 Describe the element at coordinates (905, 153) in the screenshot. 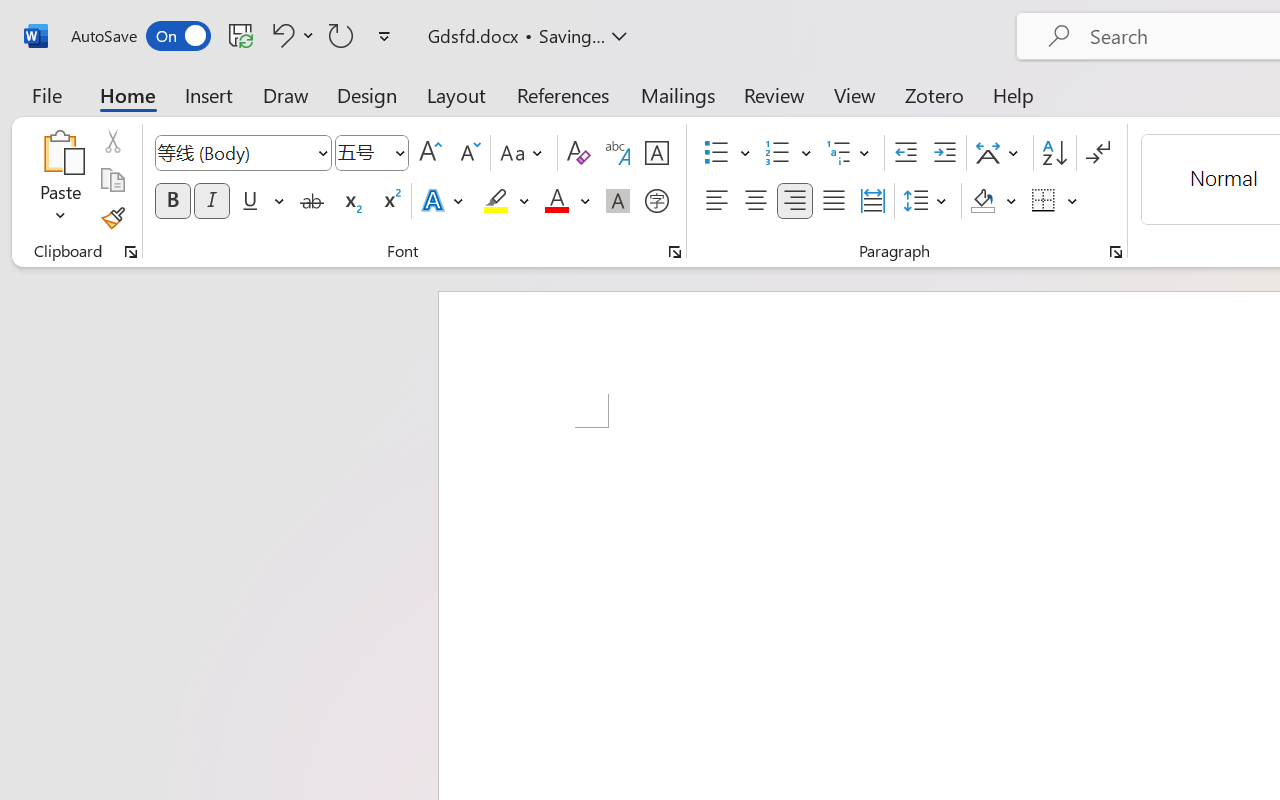

I see `'Decrease Indent'` at that location.